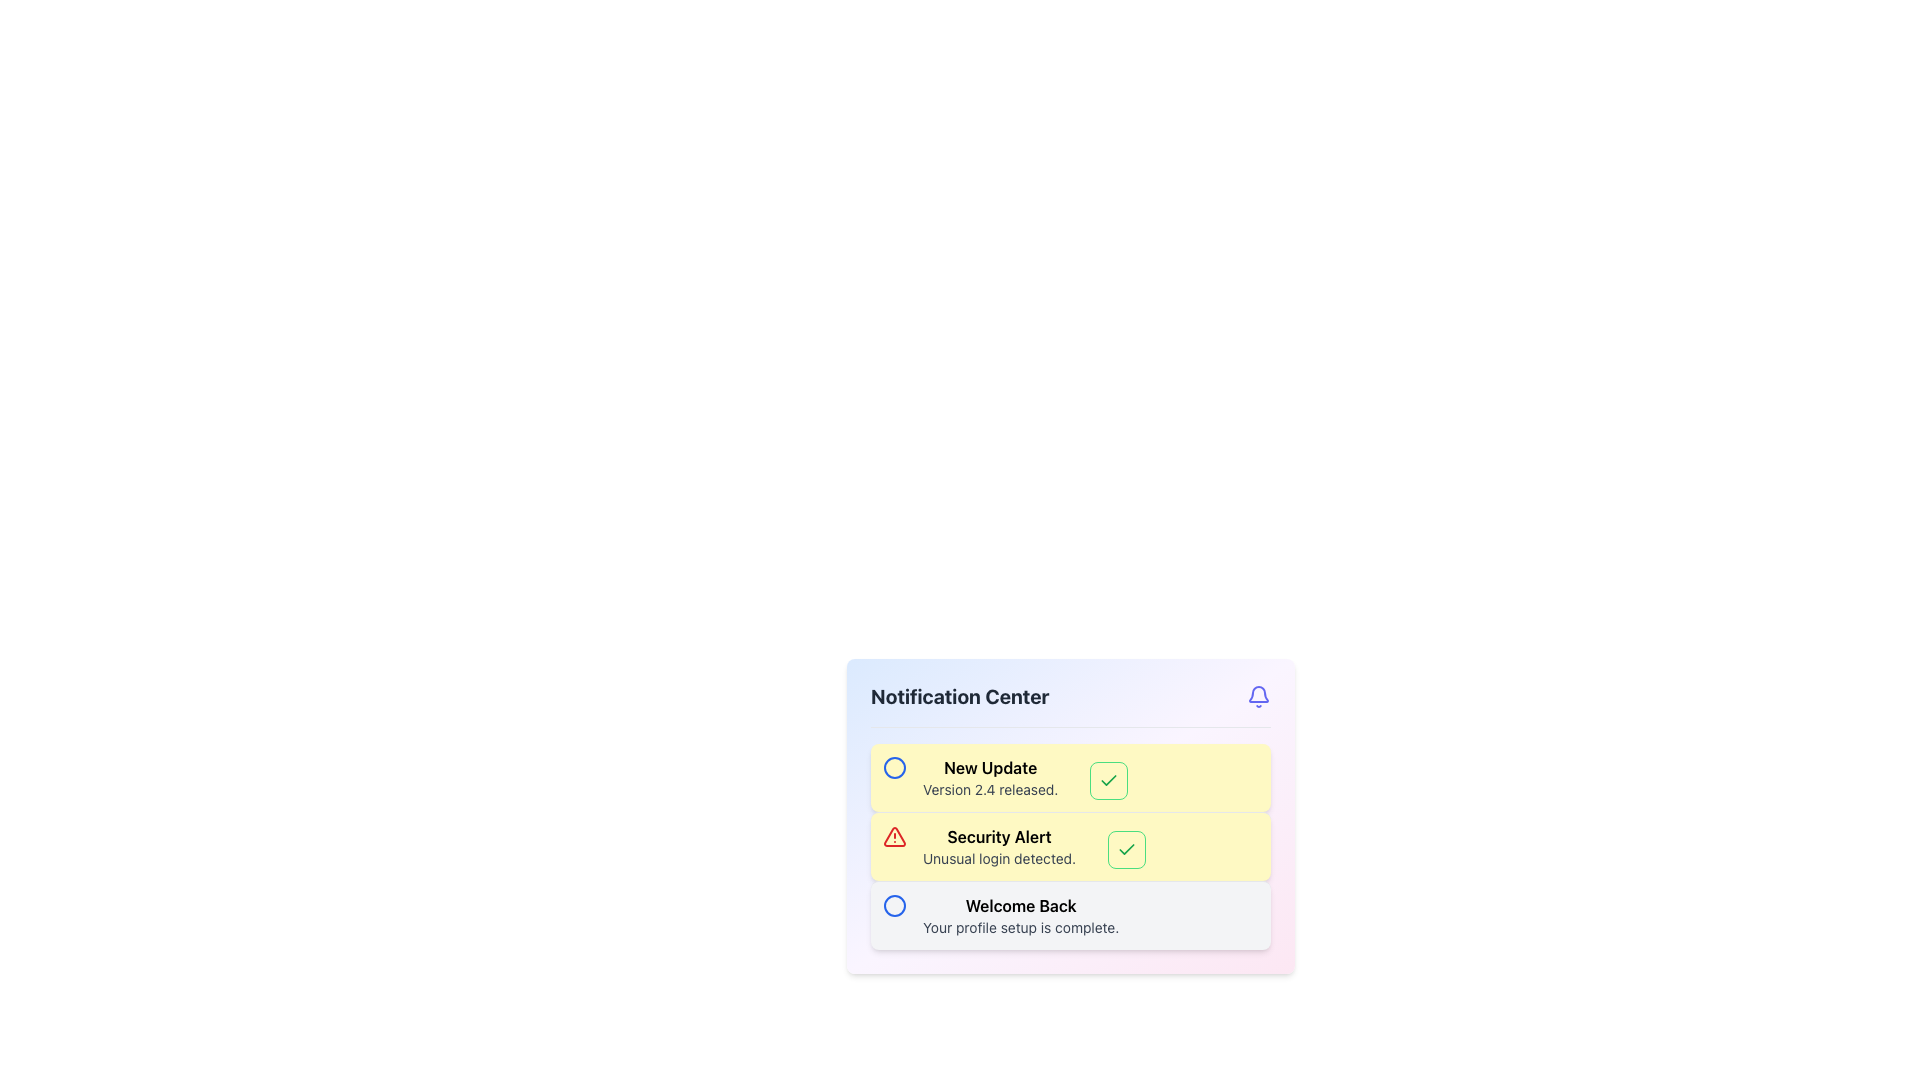  I want to click on the 'Security Alert' text block, which is a bold heading in a larger font size, located within the second notification box of the Notification Center, slightly above the 'Unusual login detected' text, so click(999, 837).